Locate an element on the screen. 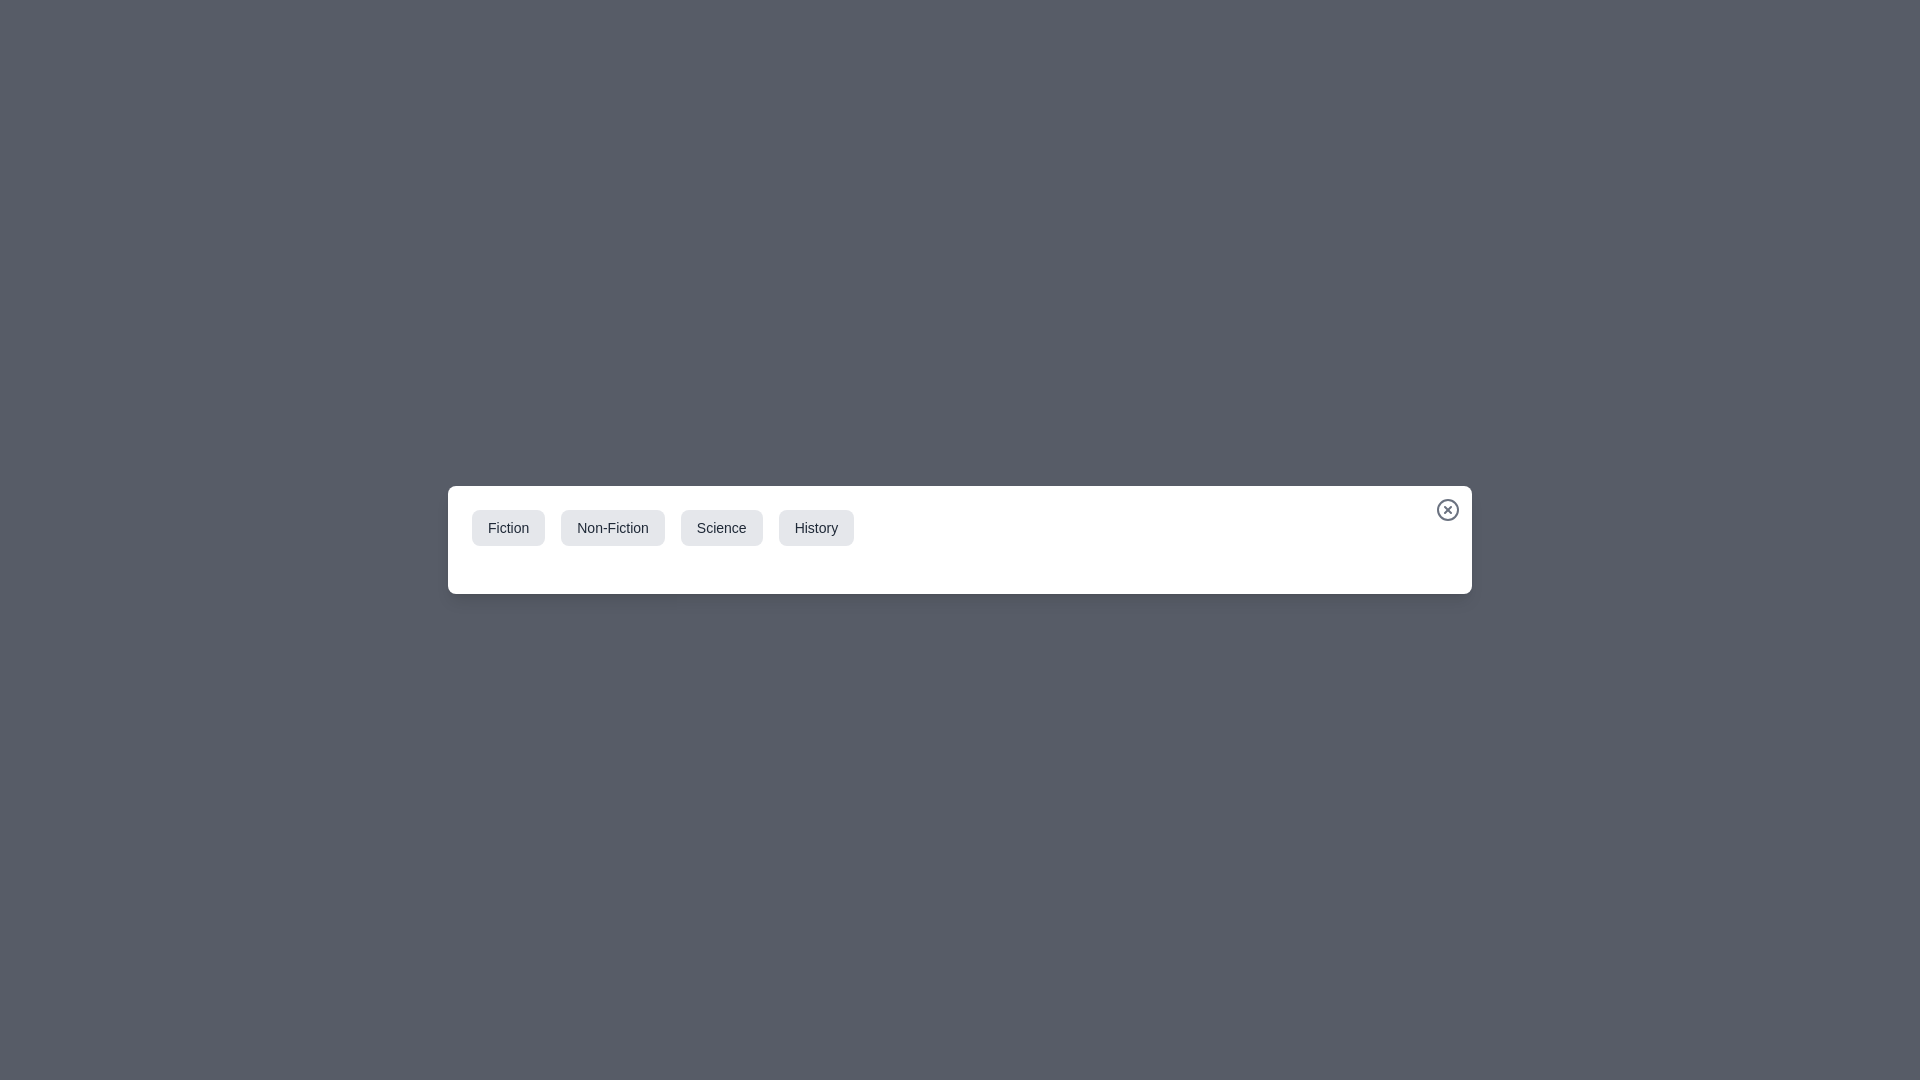 Image resolution: width=1920 pixels, height=1080 pixels. the Fiction tab is located at coordinates (508, 527).